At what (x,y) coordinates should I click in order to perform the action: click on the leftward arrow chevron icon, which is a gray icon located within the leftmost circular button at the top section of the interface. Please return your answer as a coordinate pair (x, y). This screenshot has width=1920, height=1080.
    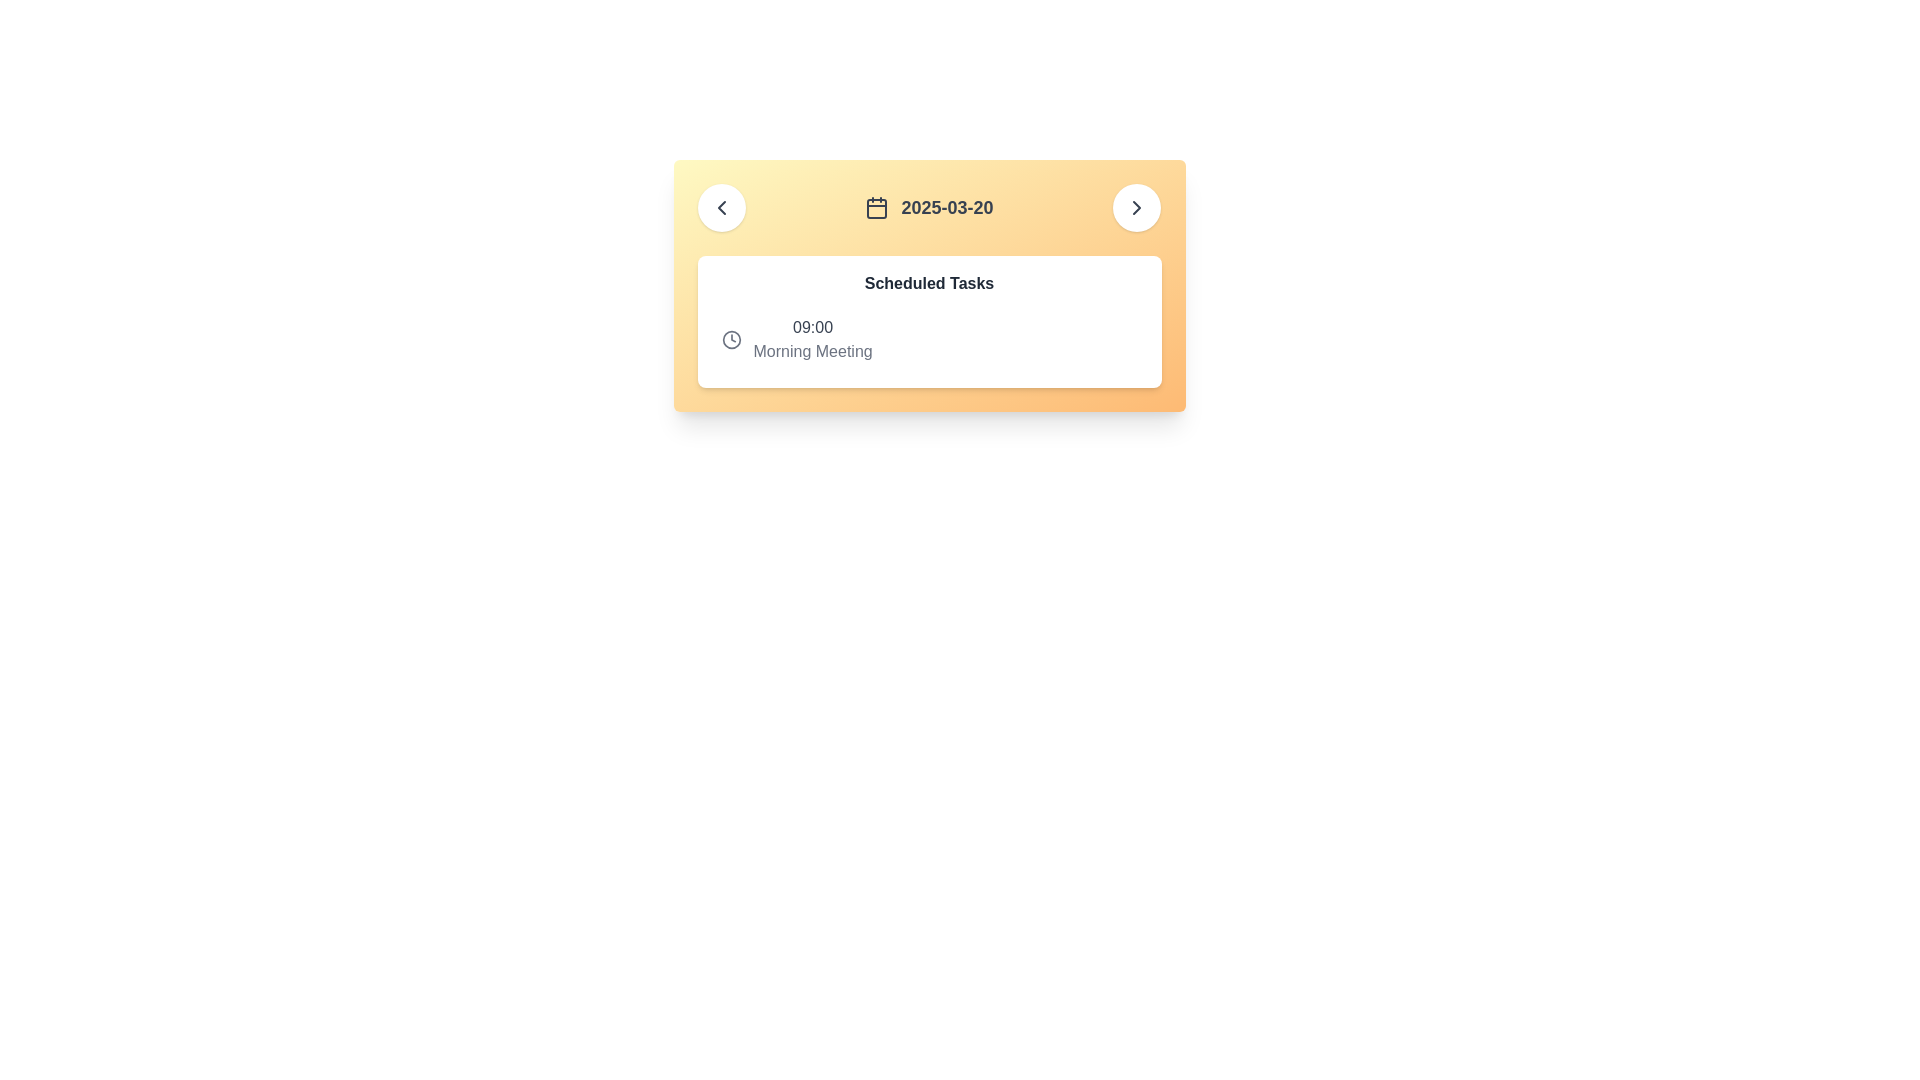
    Looking at the image, I should click on (720, 208).